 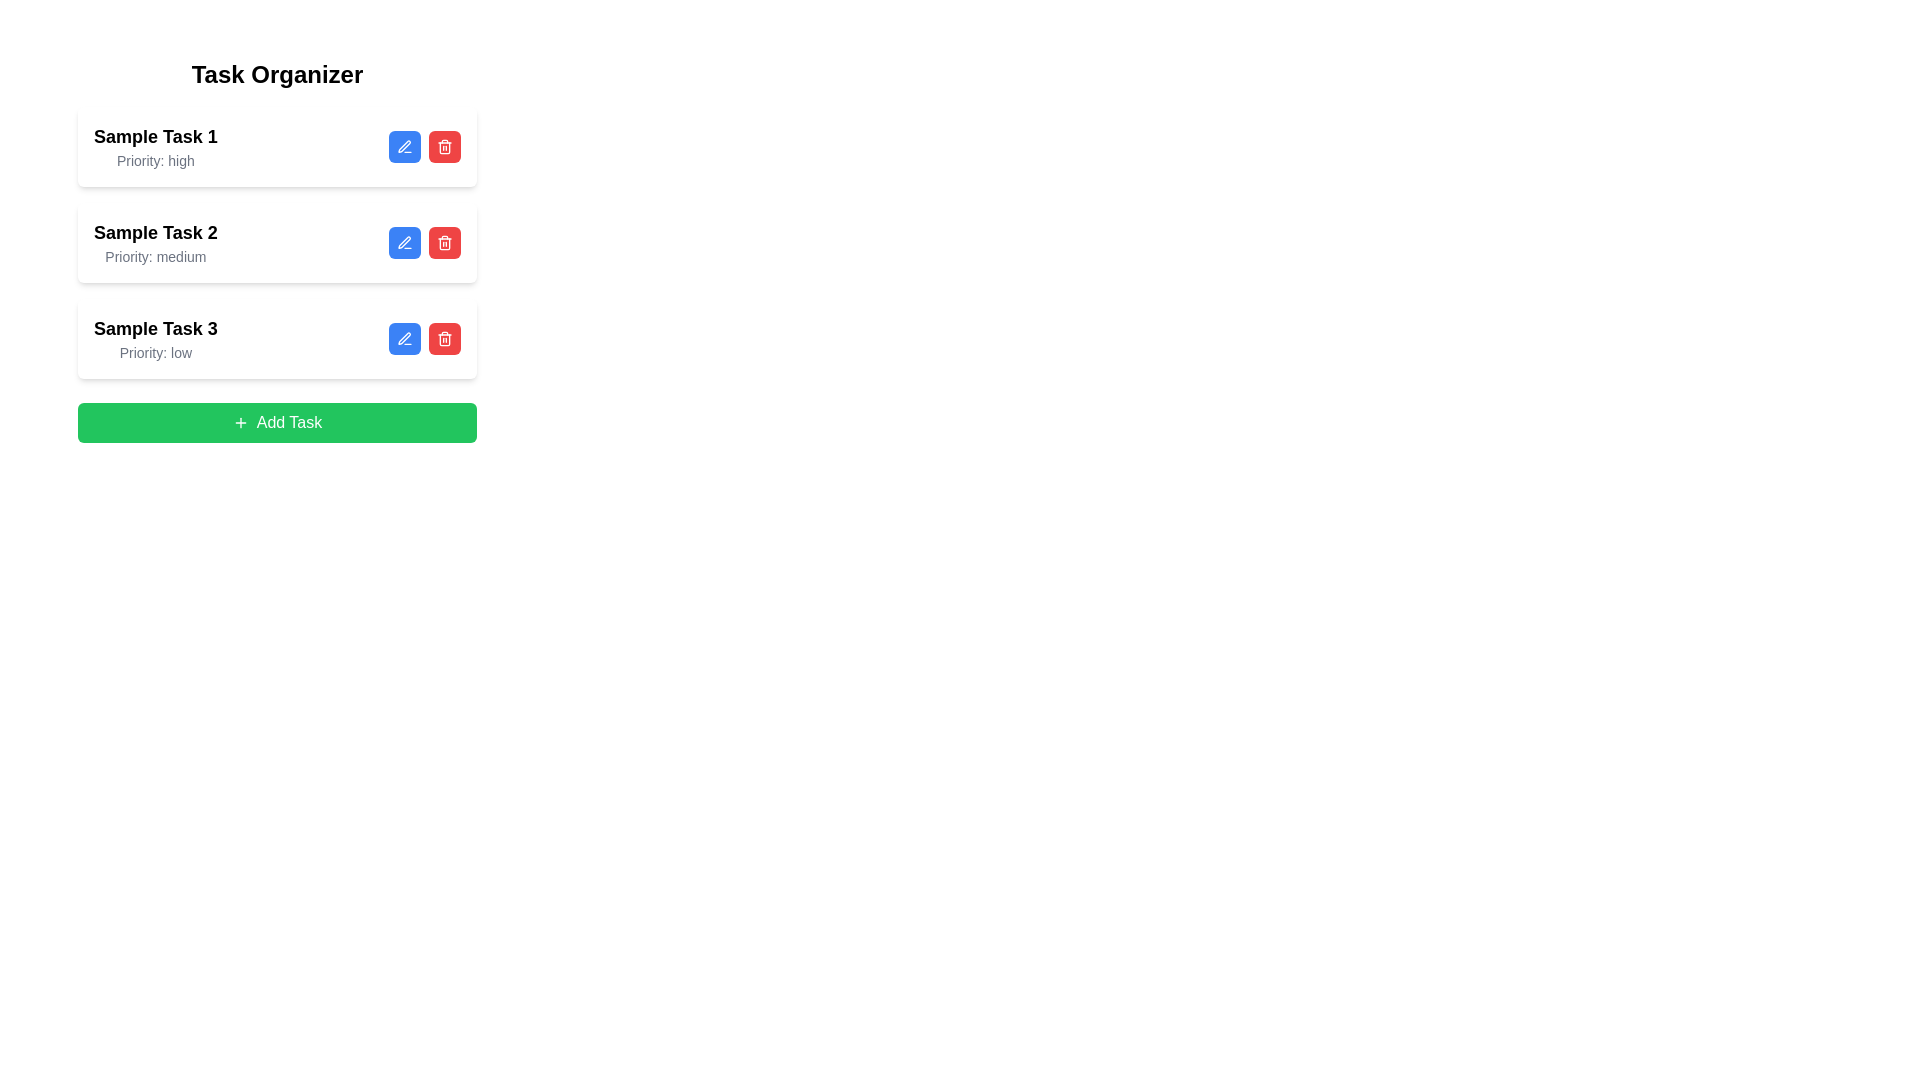 What do you see at coordinates (154, 327) in the screenshot?
I see `task title displayed in the text label located in the third task card from the top, above the 'Priority: low' text` at bounding box center [154, 327].